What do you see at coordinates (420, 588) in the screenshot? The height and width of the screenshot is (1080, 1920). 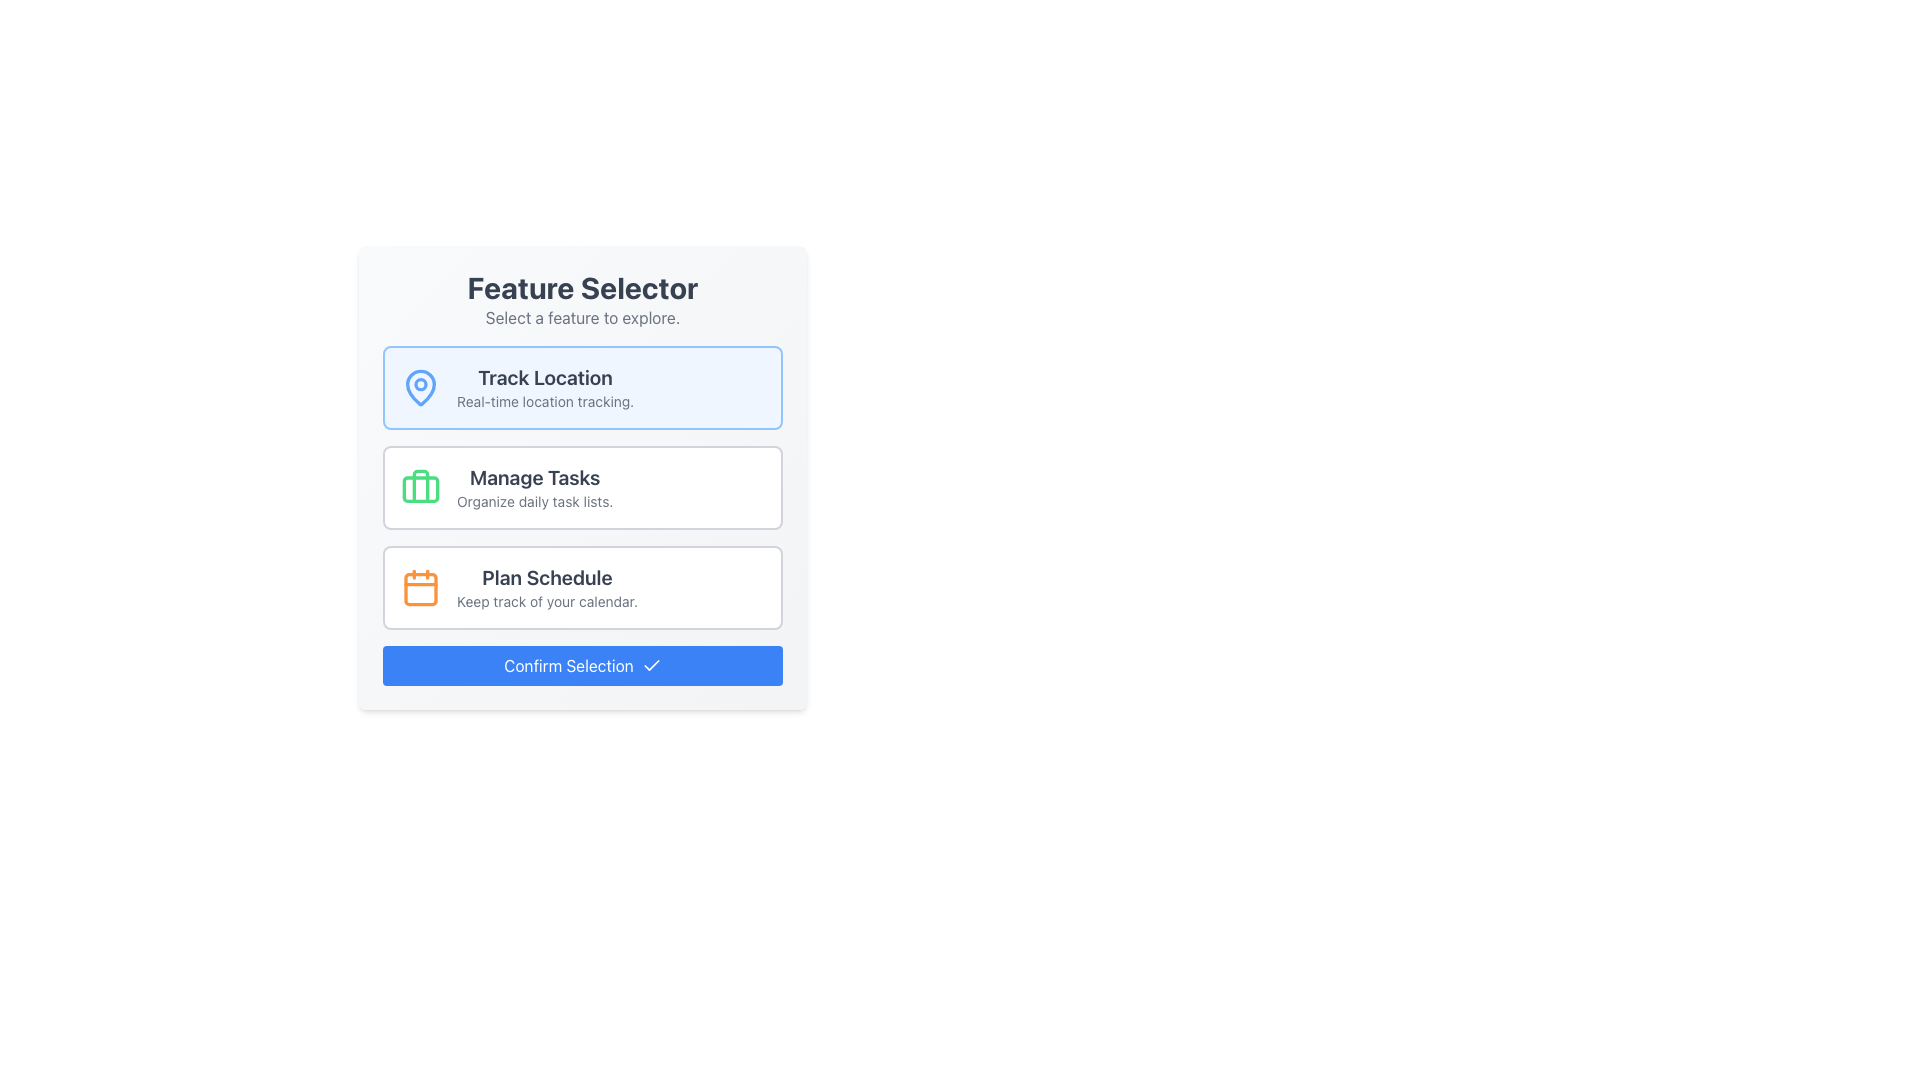 I see `the 'Plan Schedule' icon within the button component, which is located to the far left of the button next to the associated text` at bounding box center [420, 588].